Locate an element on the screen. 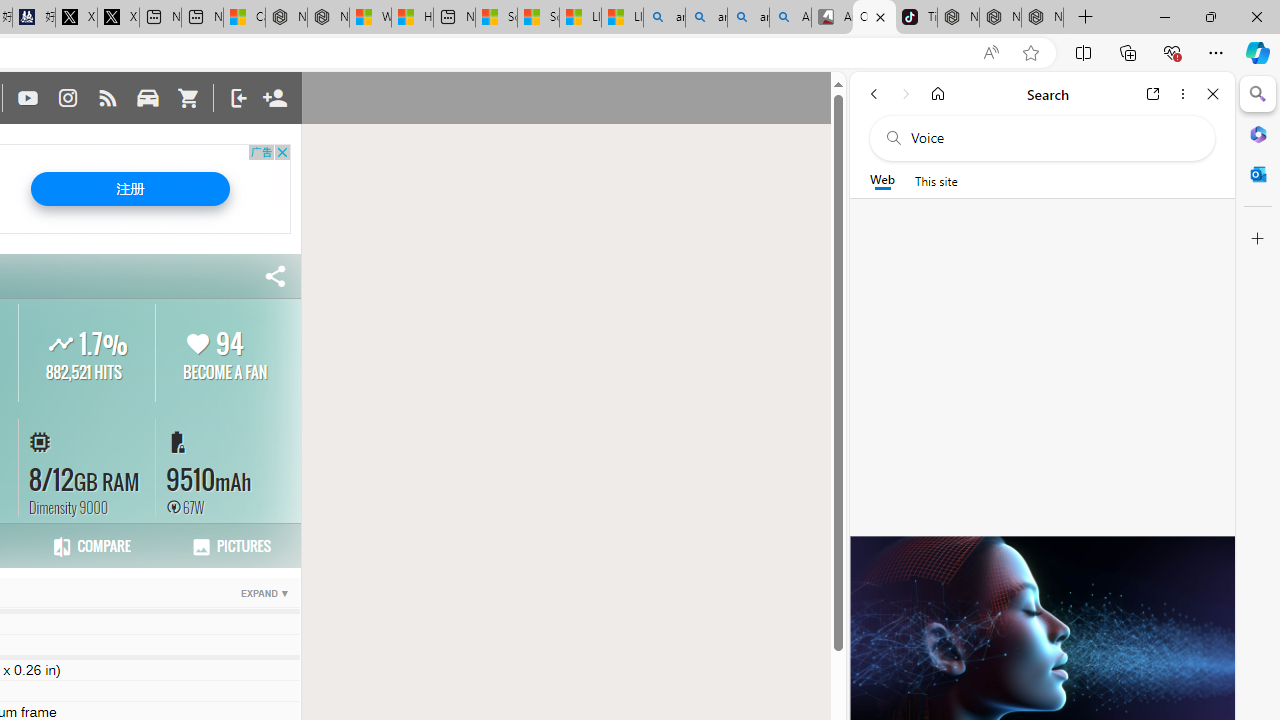 This screenshot has height=720, width=1280. 'This site scope' is located at coordinates (935, 180).